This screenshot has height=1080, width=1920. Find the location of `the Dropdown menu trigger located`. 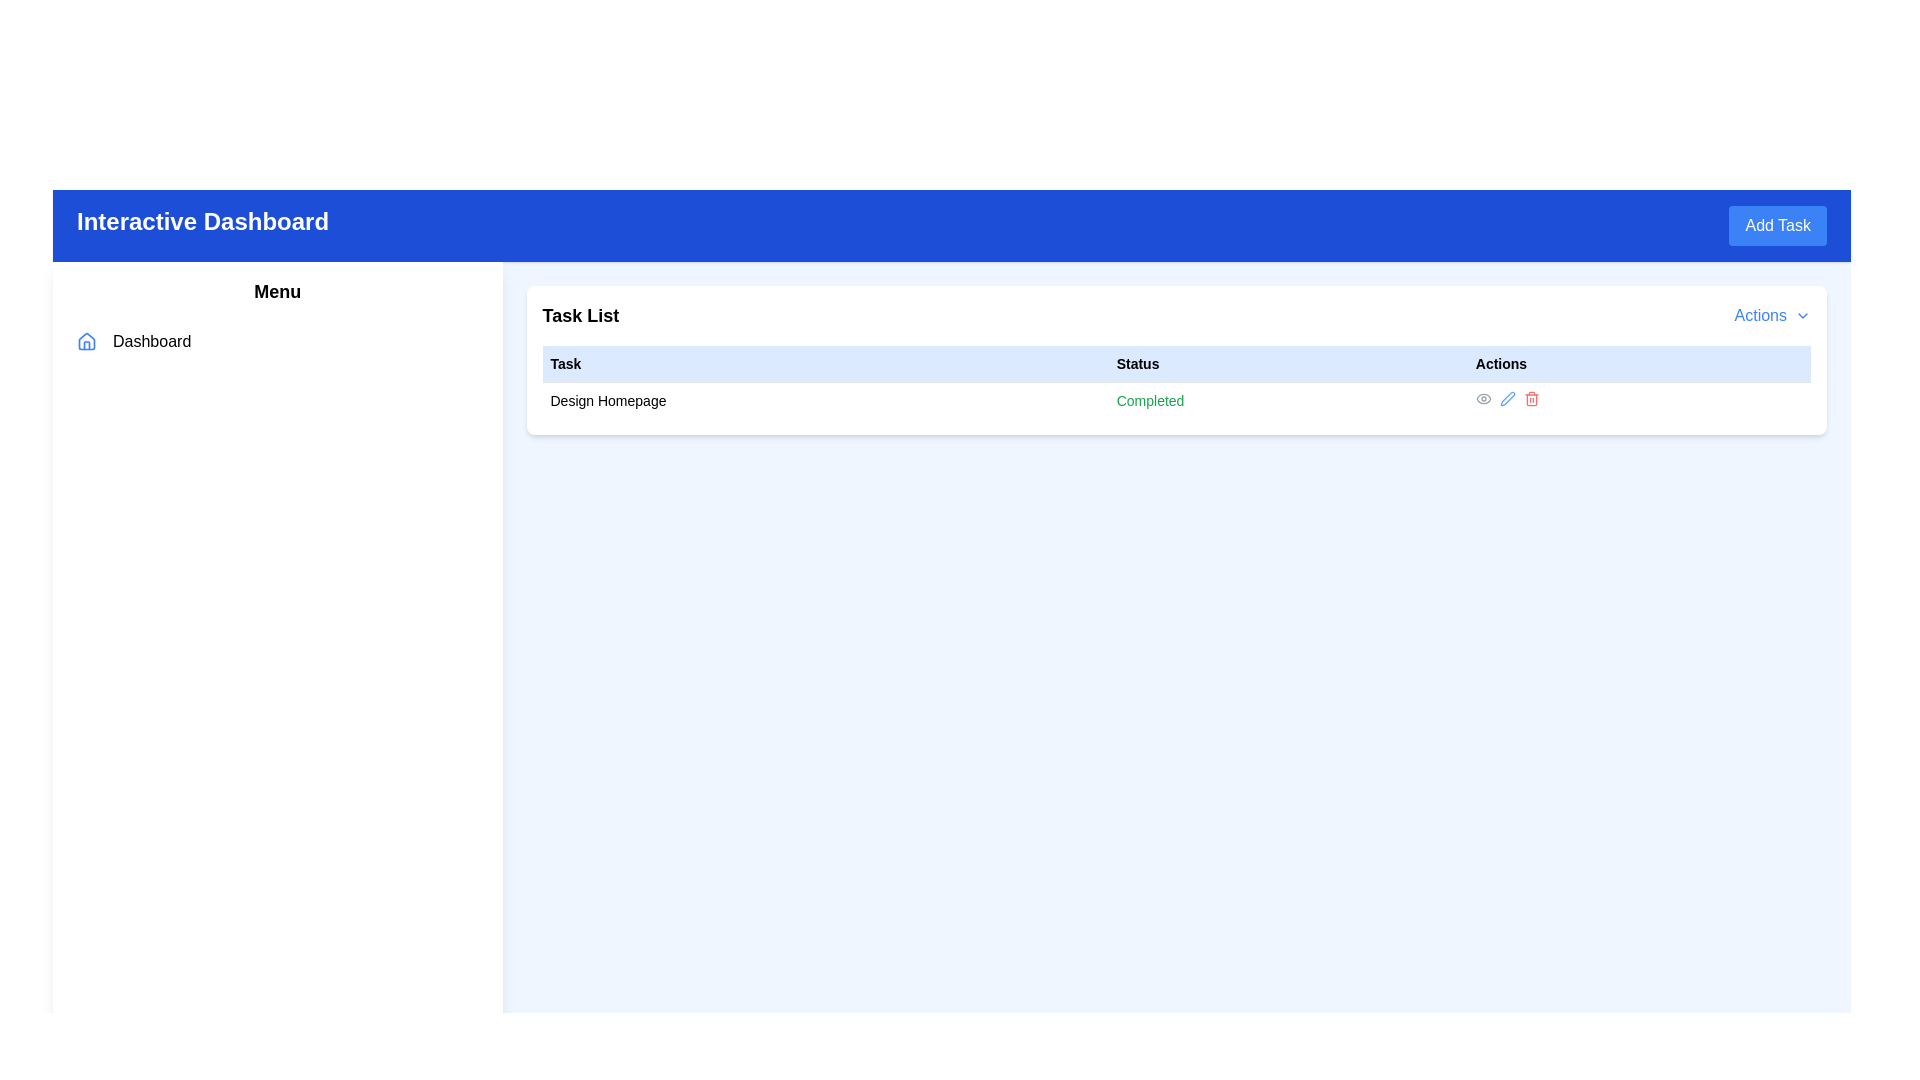

the Dropdown menu trigger located is located at coordinates (1772, 315).